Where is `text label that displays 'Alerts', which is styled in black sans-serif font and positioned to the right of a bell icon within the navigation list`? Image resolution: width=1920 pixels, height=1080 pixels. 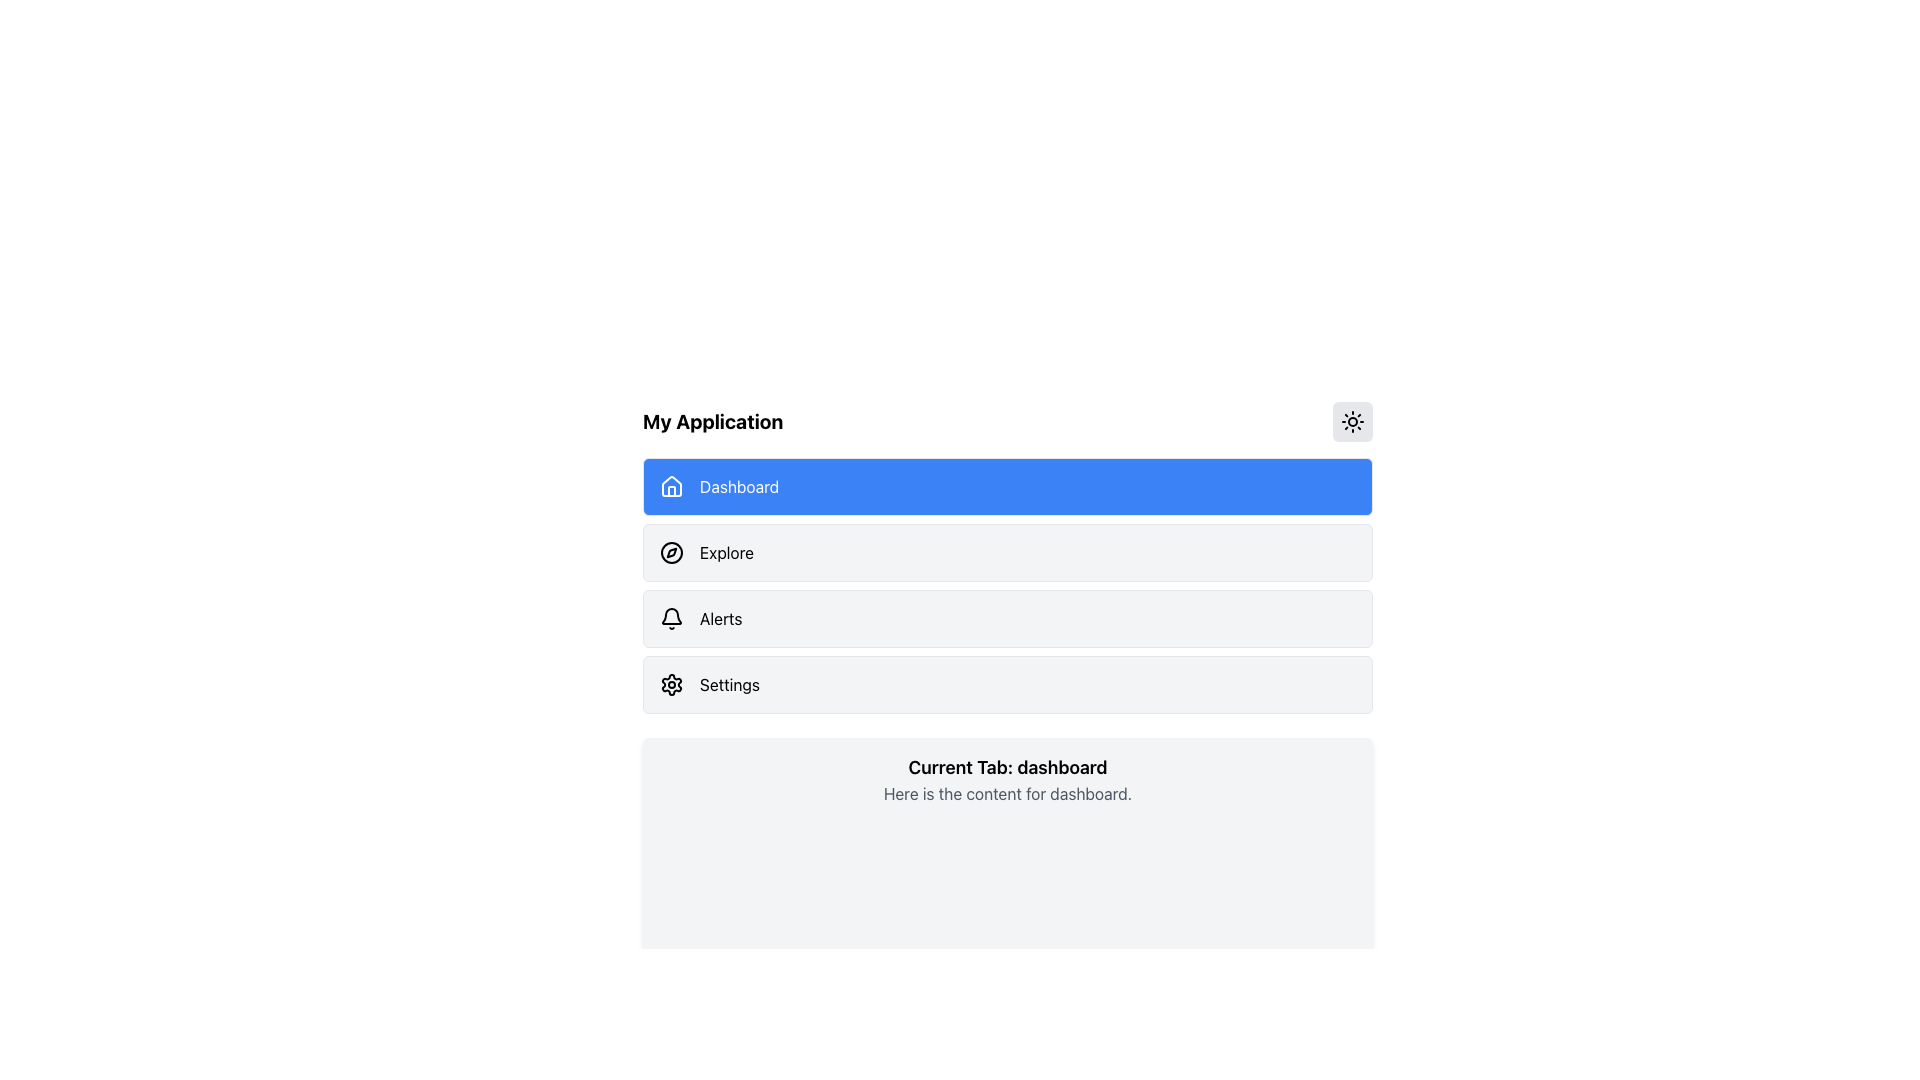 text label that displays 'Alerts', which is styled in black sans-serif font and positioned to the right of a bell icon within the navigation list is located at coordinates (720, 617).